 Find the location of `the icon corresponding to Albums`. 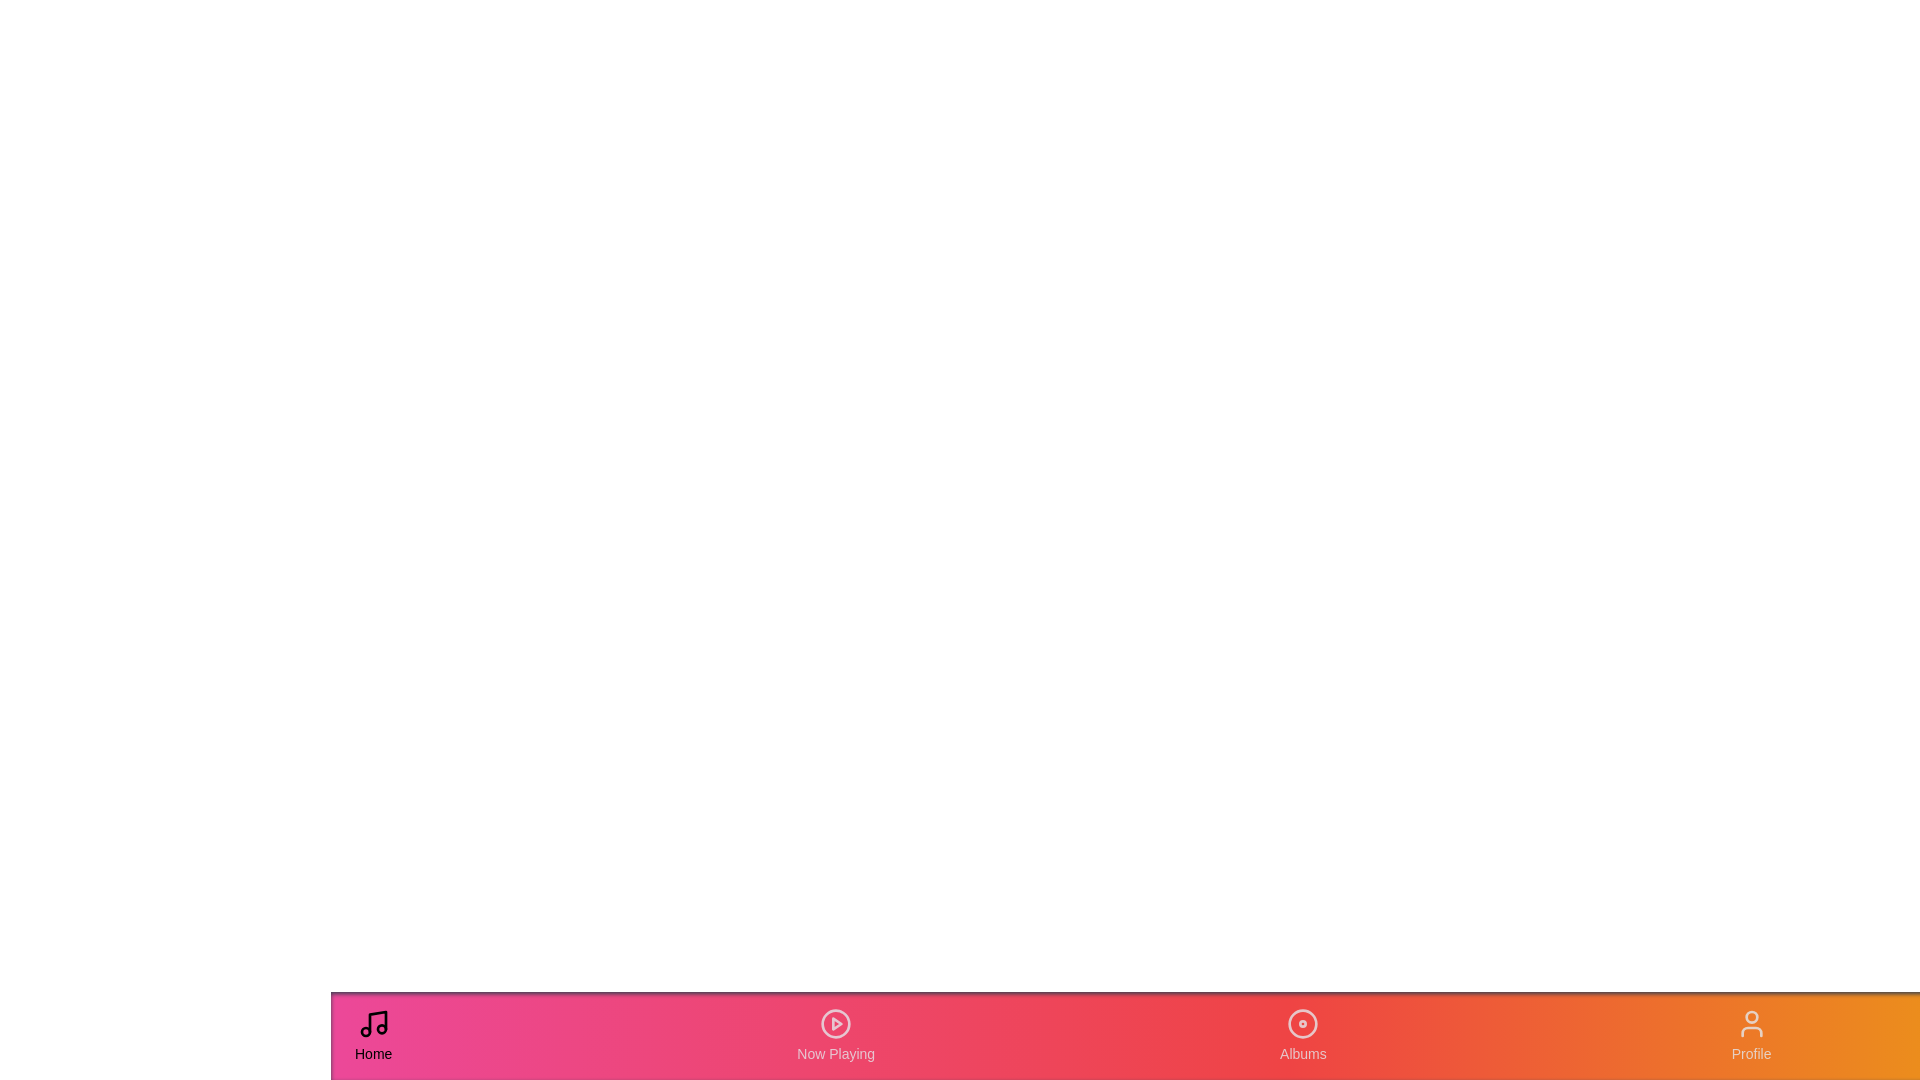

the icon corresponding to Albums is located at coordinates (1302, 1035).